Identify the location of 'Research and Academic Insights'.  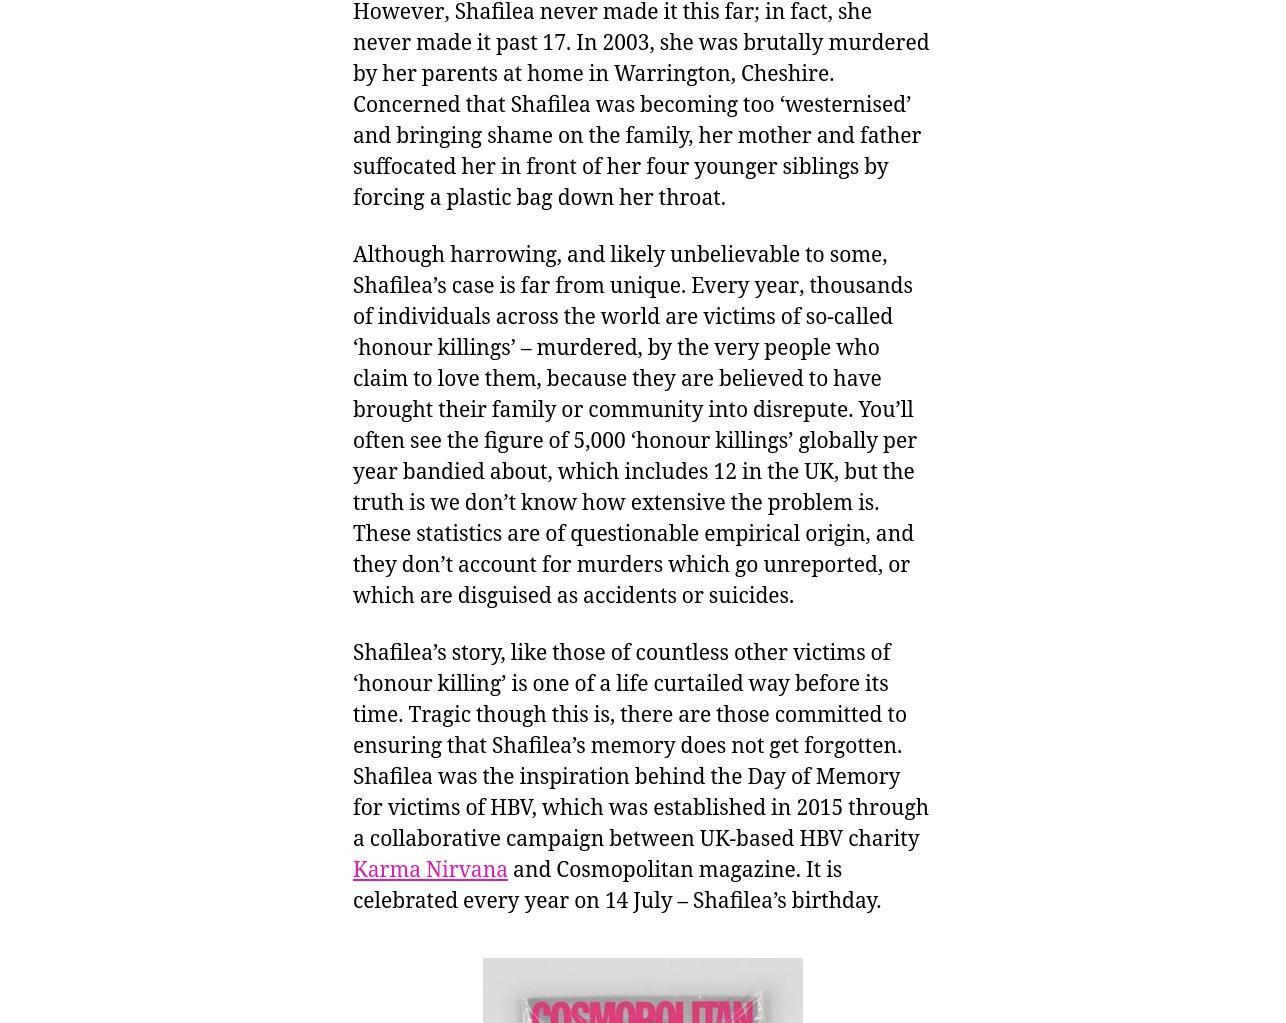
(206, 827).